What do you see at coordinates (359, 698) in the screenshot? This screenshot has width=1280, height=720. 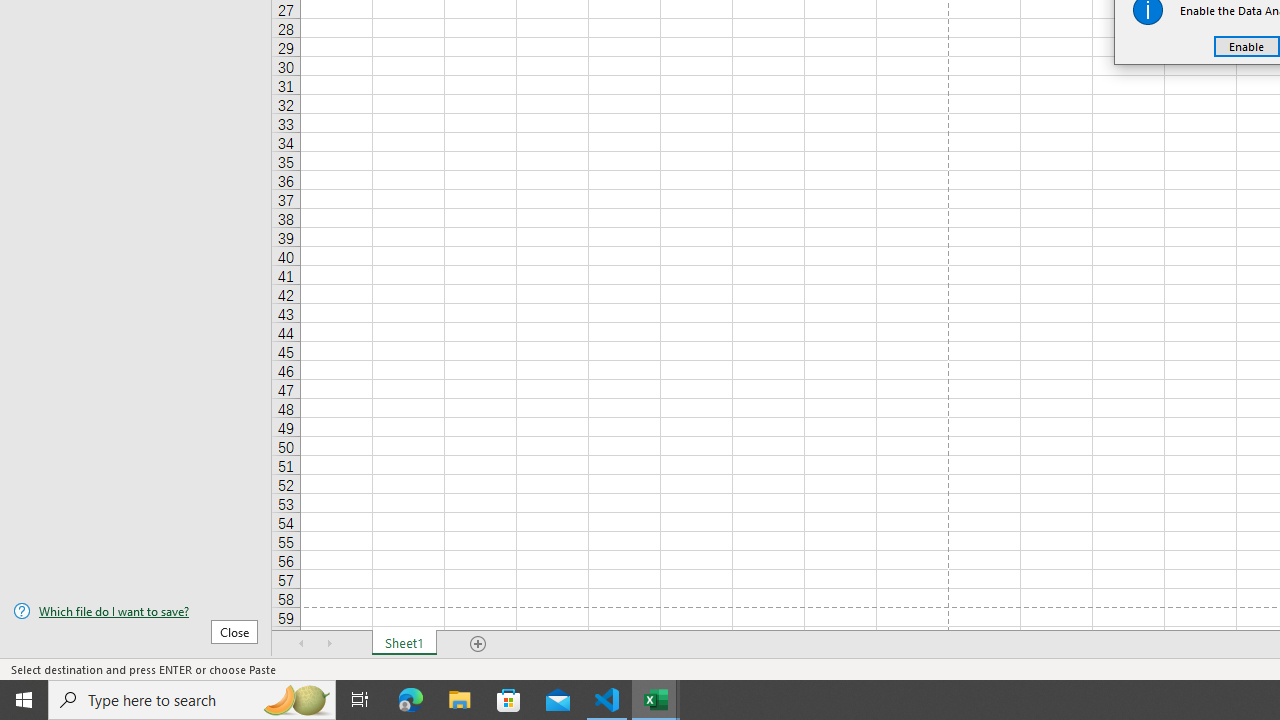 I see `'Task View'` at bounding box center [359, 698].